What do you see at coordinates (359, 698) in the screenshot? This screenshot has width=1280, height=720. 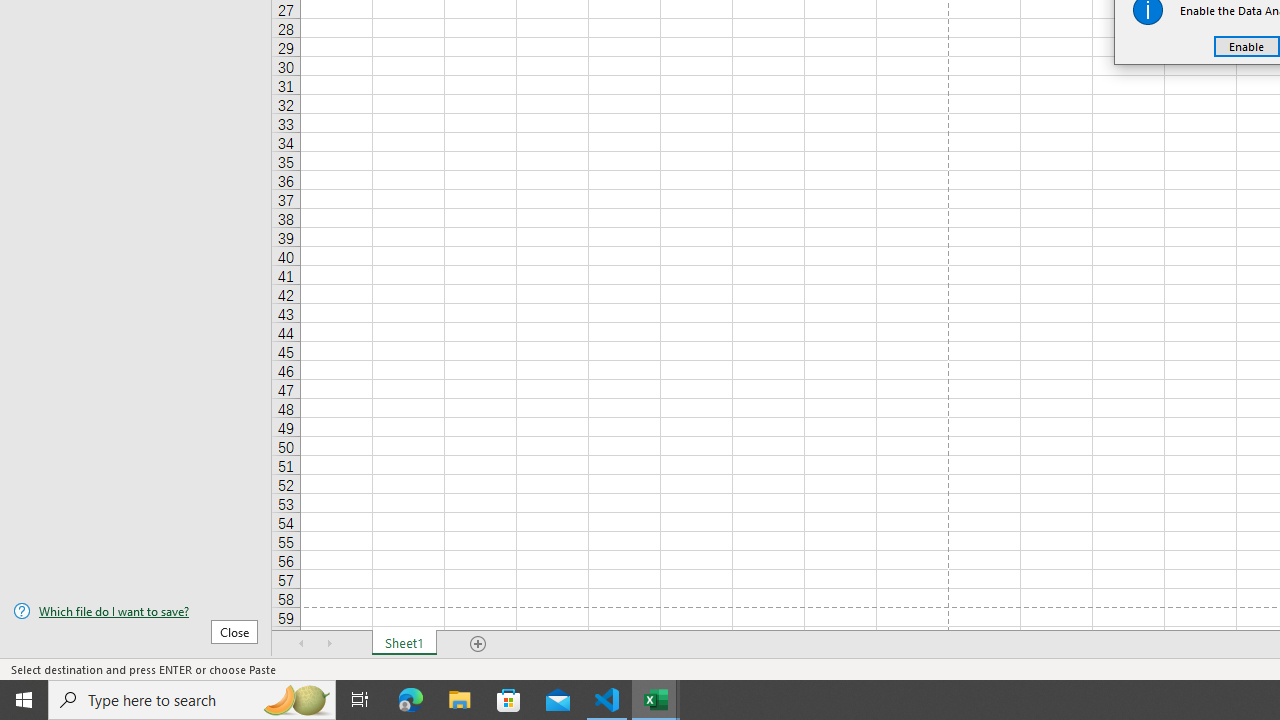 I see `'Task View'` at bounding box center [359, 698].